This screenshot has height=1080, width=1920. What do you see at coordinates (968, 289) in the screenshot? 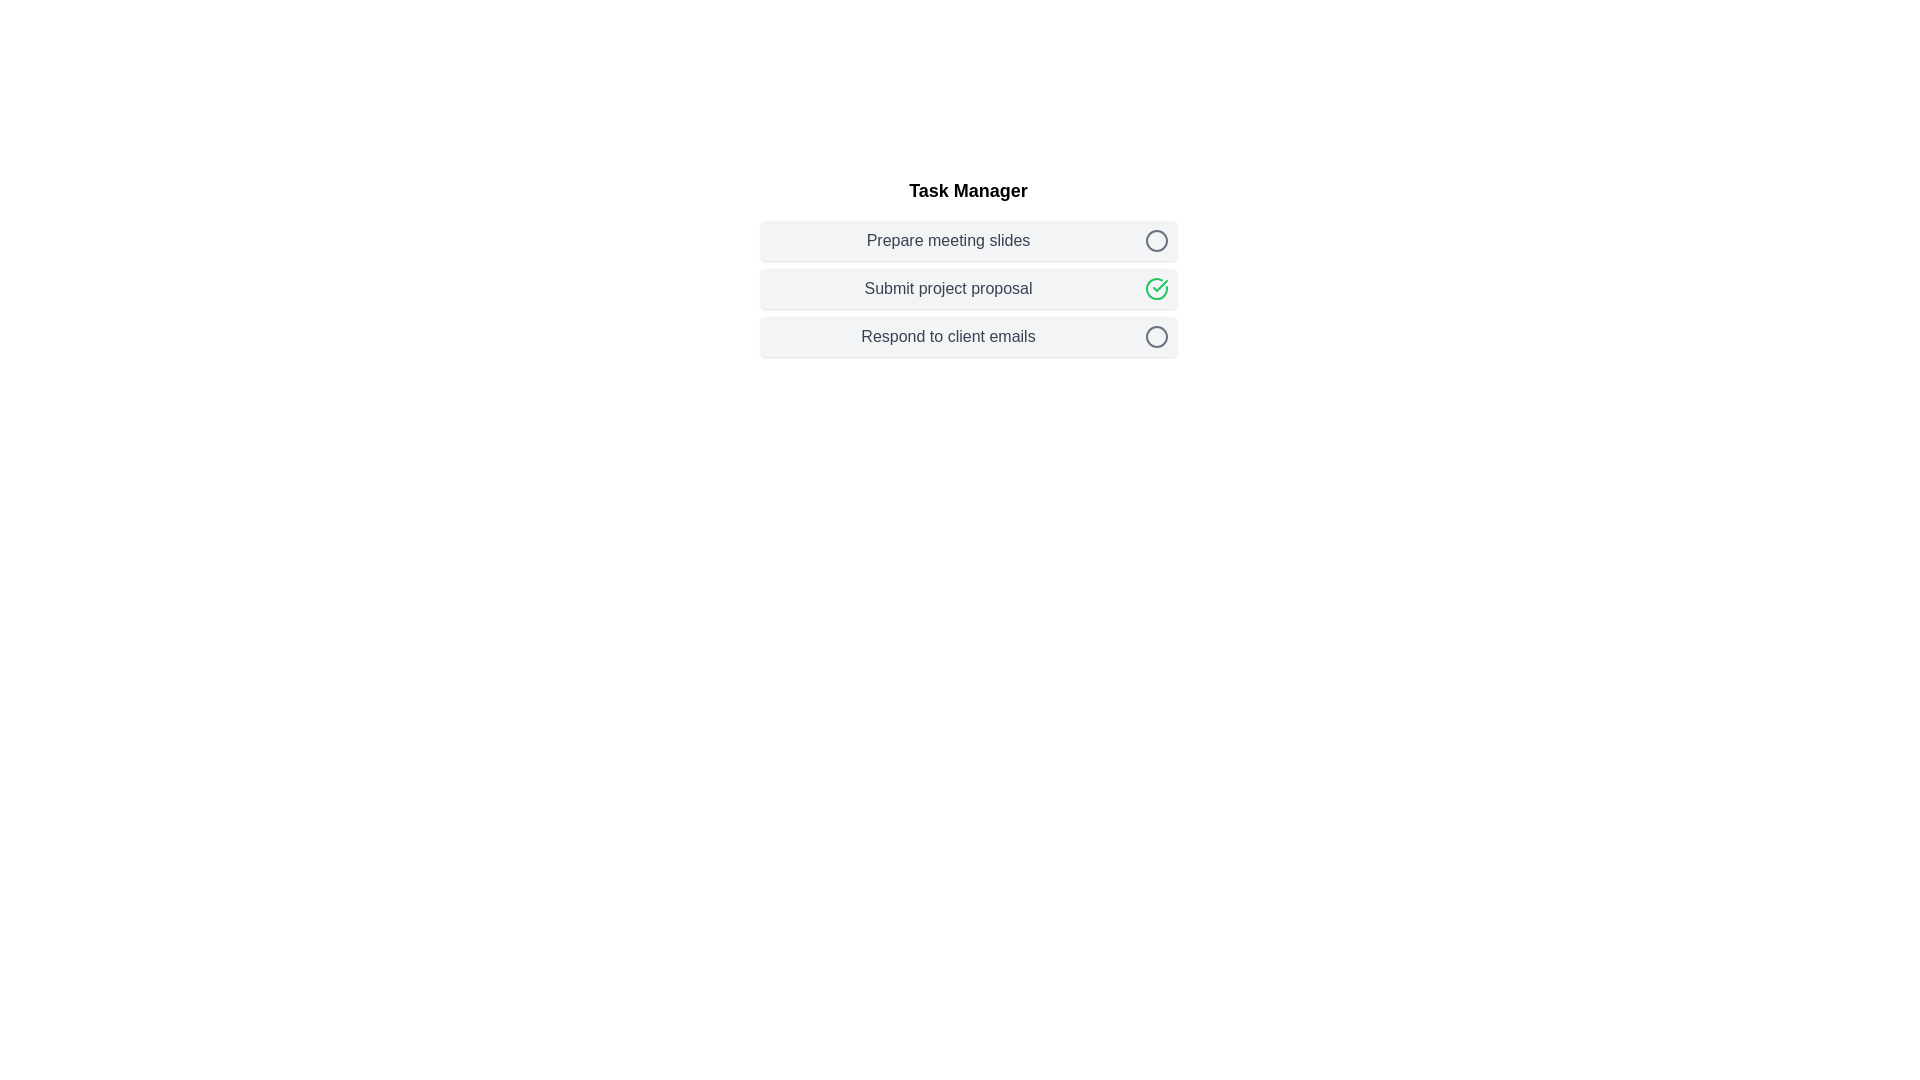
I see `the green check mark of the completed task 'Submit project proposal' to interact with it` at bounding box center [968, 289].